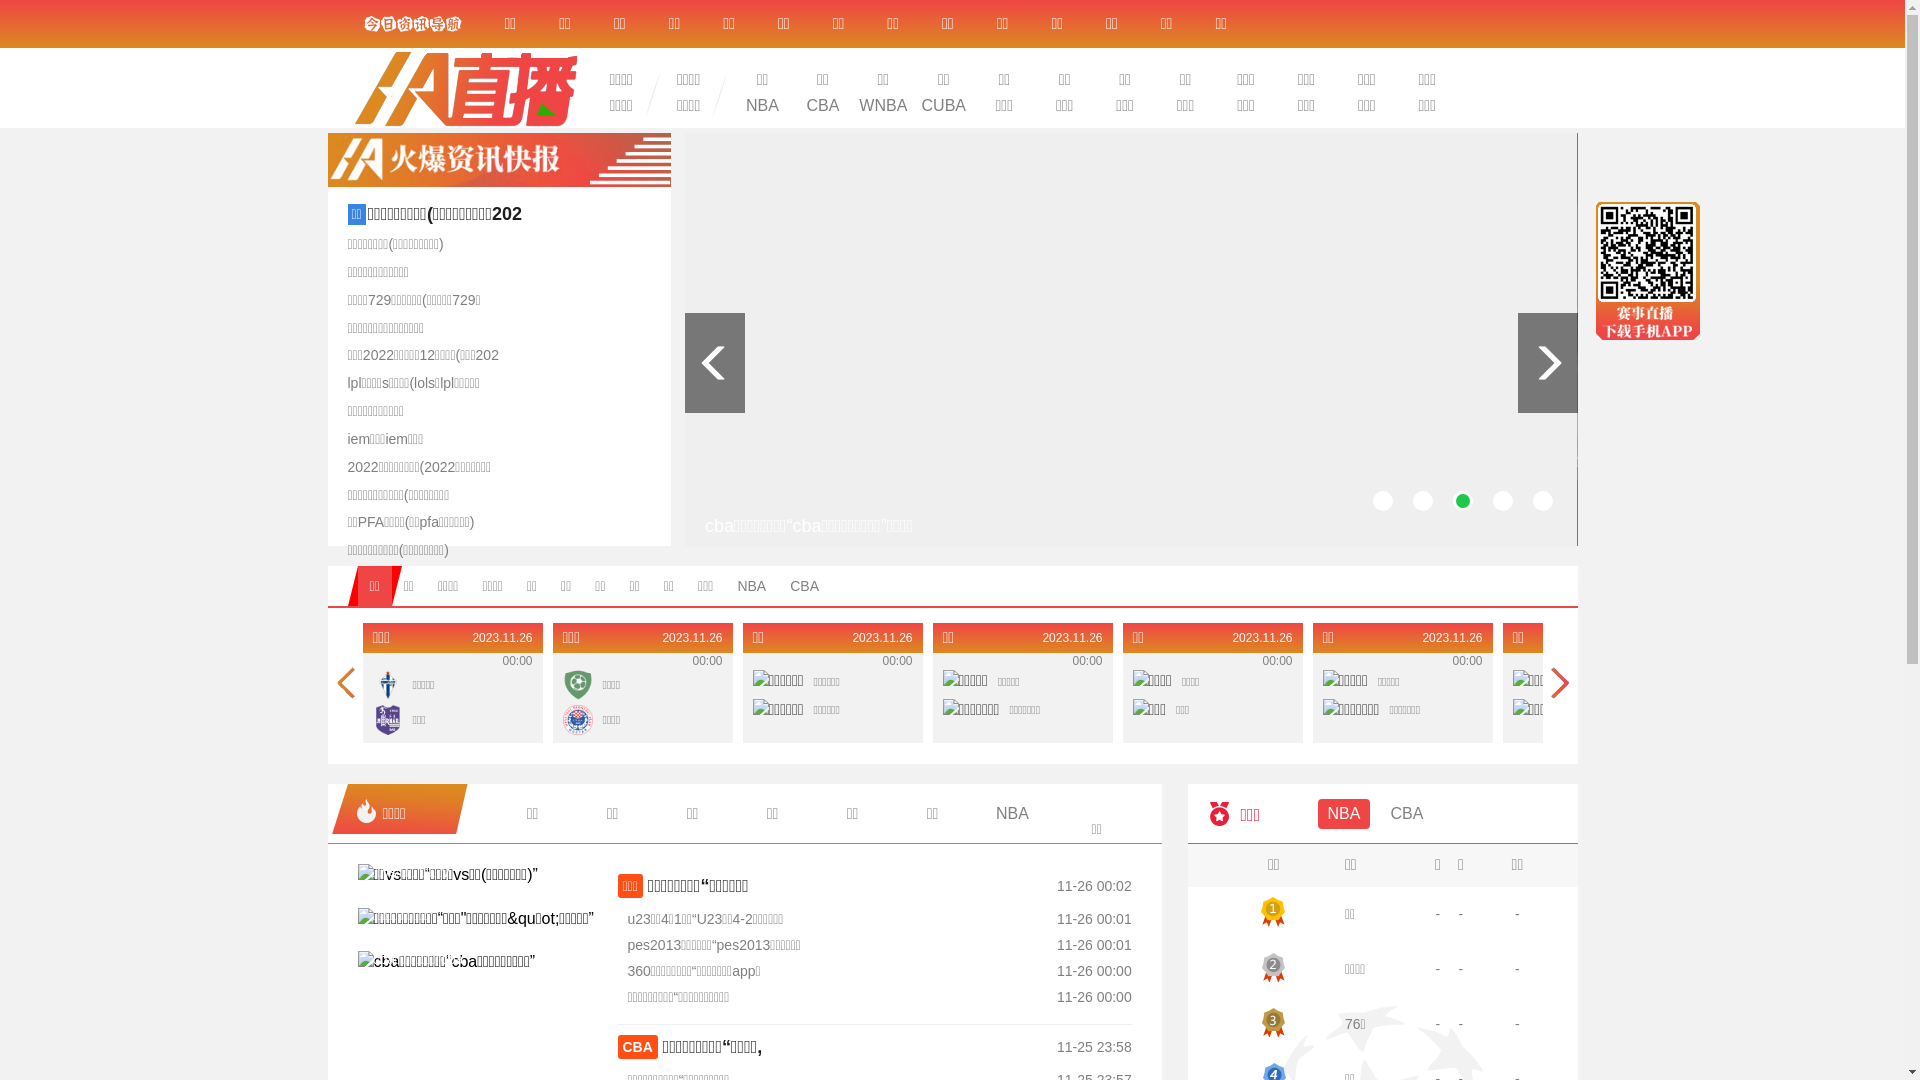 The height and width of the screenshot is (1080, 1920). I want to click on 'CUBA', so click(943, 105).